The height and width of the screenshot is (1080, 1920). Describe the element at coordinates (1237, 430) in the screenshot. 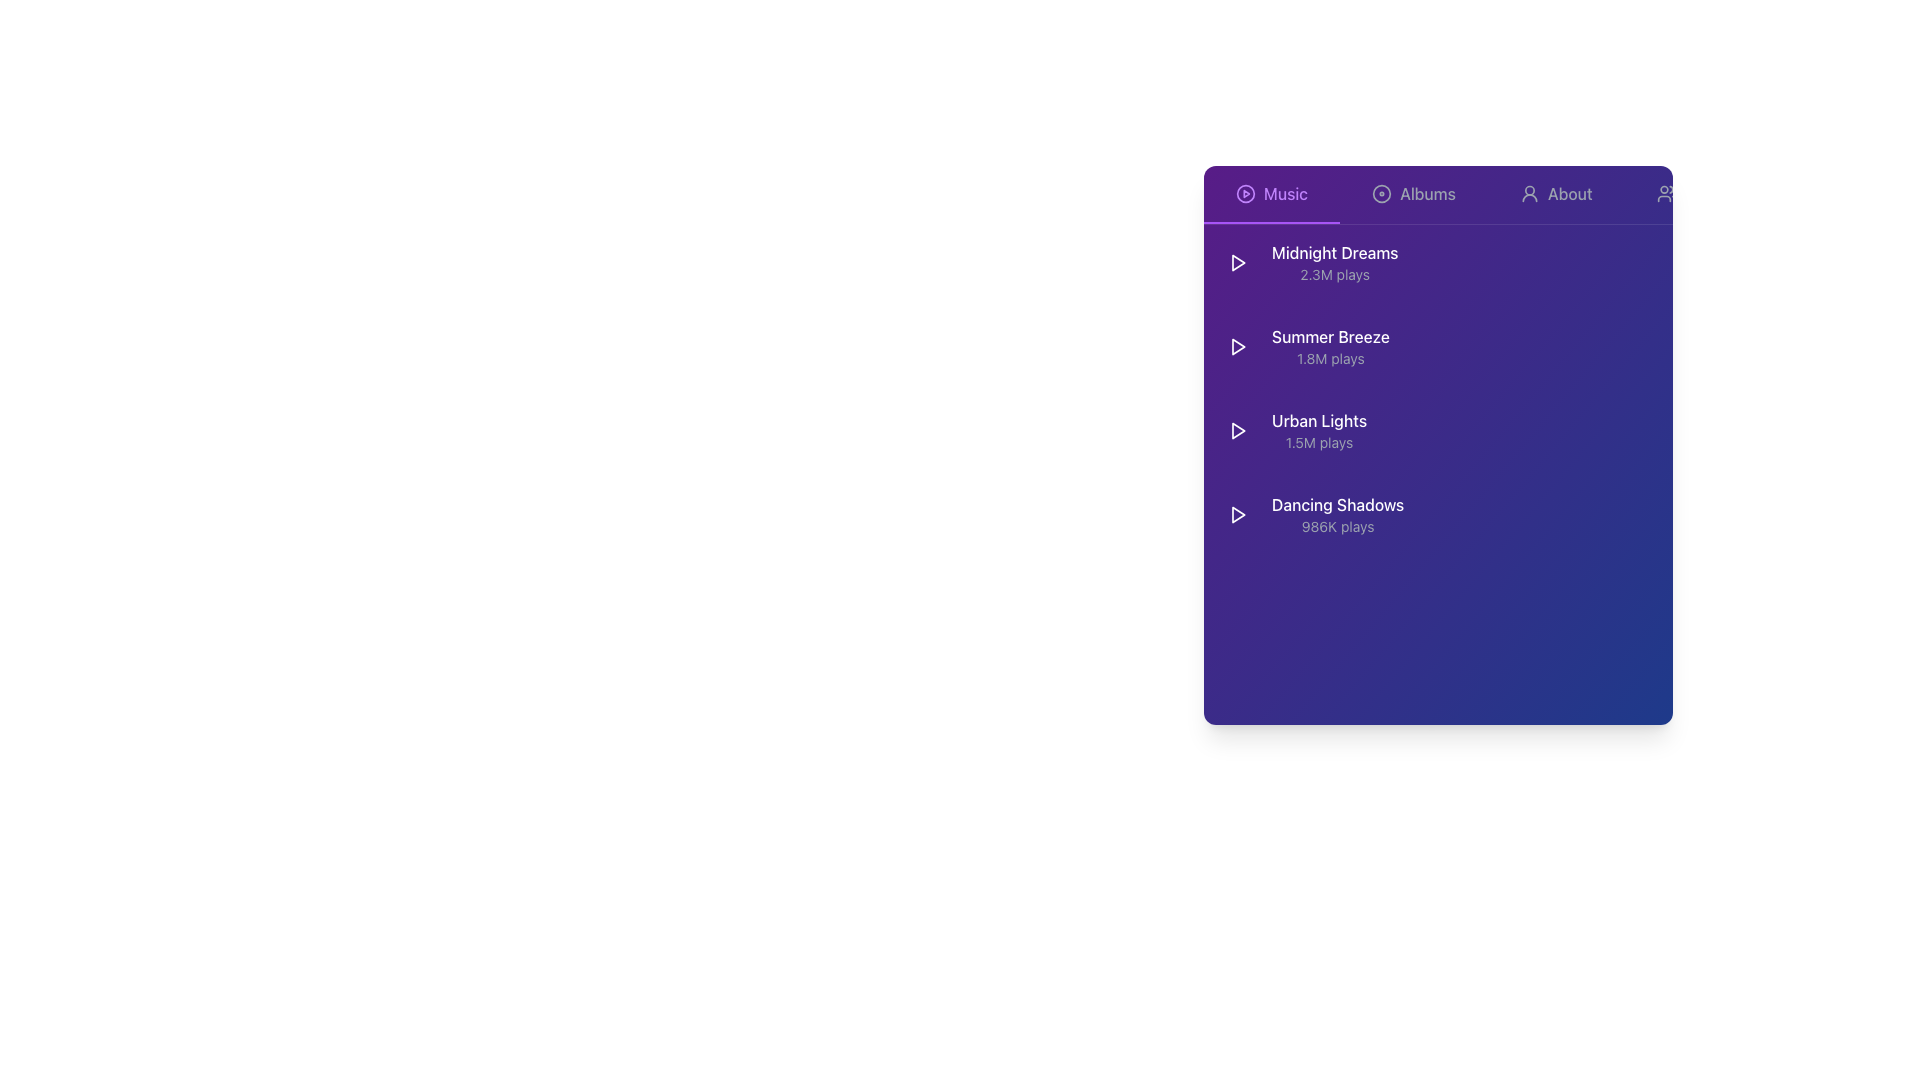

I see `the play button for the 'Urban Lights' entry in the list to initiate playback of the corresponding media item` at that location.